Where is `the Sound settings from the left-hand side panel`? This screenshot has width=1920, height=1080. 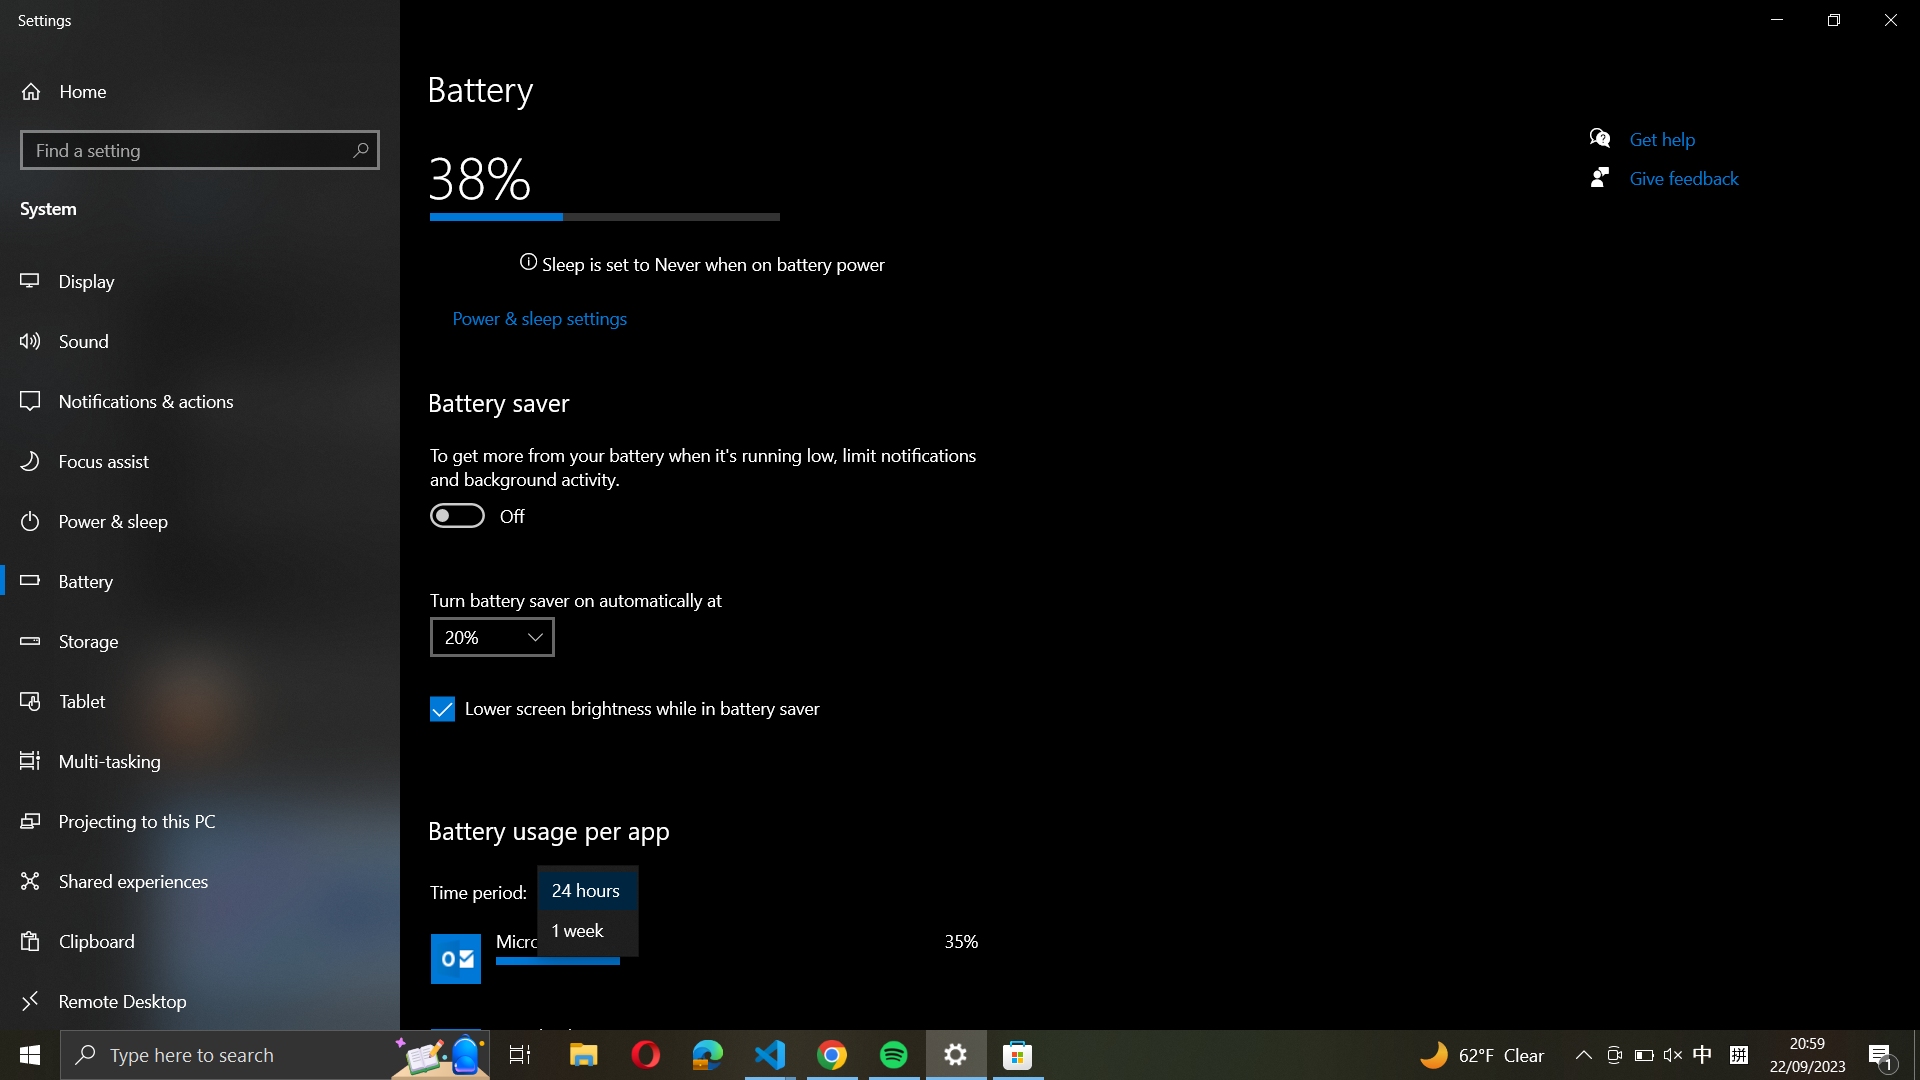
the Sound settings from the left-hand side panel is located at coordinates (201, 339).